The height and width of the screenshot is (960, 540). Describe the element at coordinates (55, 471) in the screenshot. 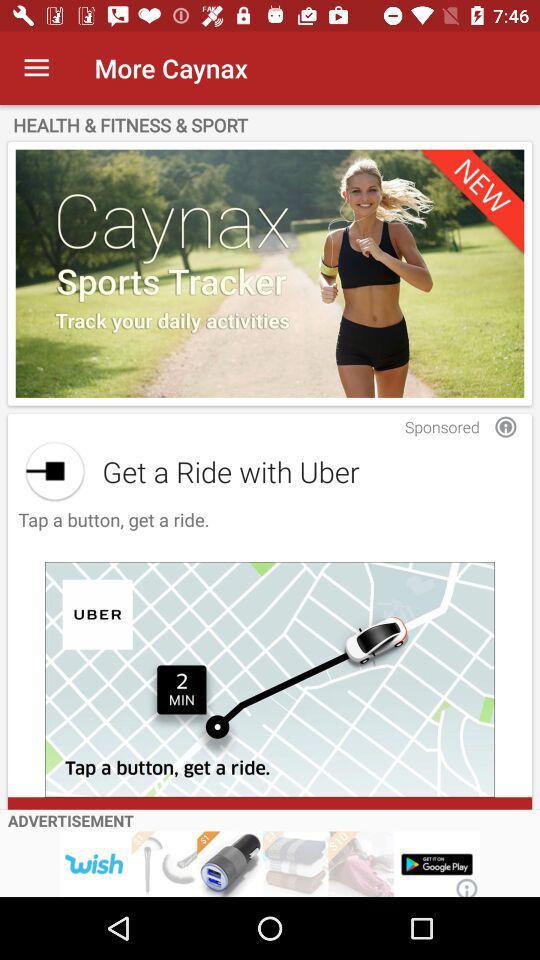

I see `the icon beside get a ride with uber` at that location.